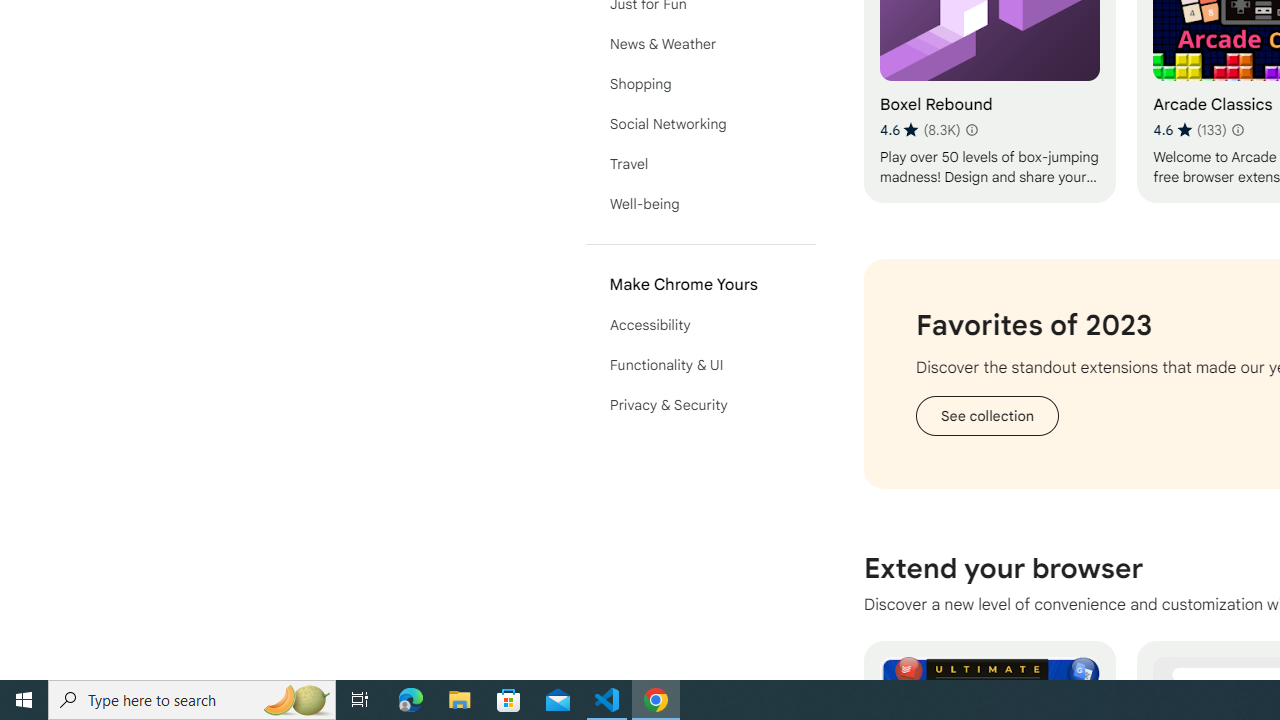 The width and height of the screenshot is (1280, 720). Describe the element at coordinates (1236, 129) in the screenshot. I see `'Learn more about results and reviews "Arcade Classics"'` at that location.